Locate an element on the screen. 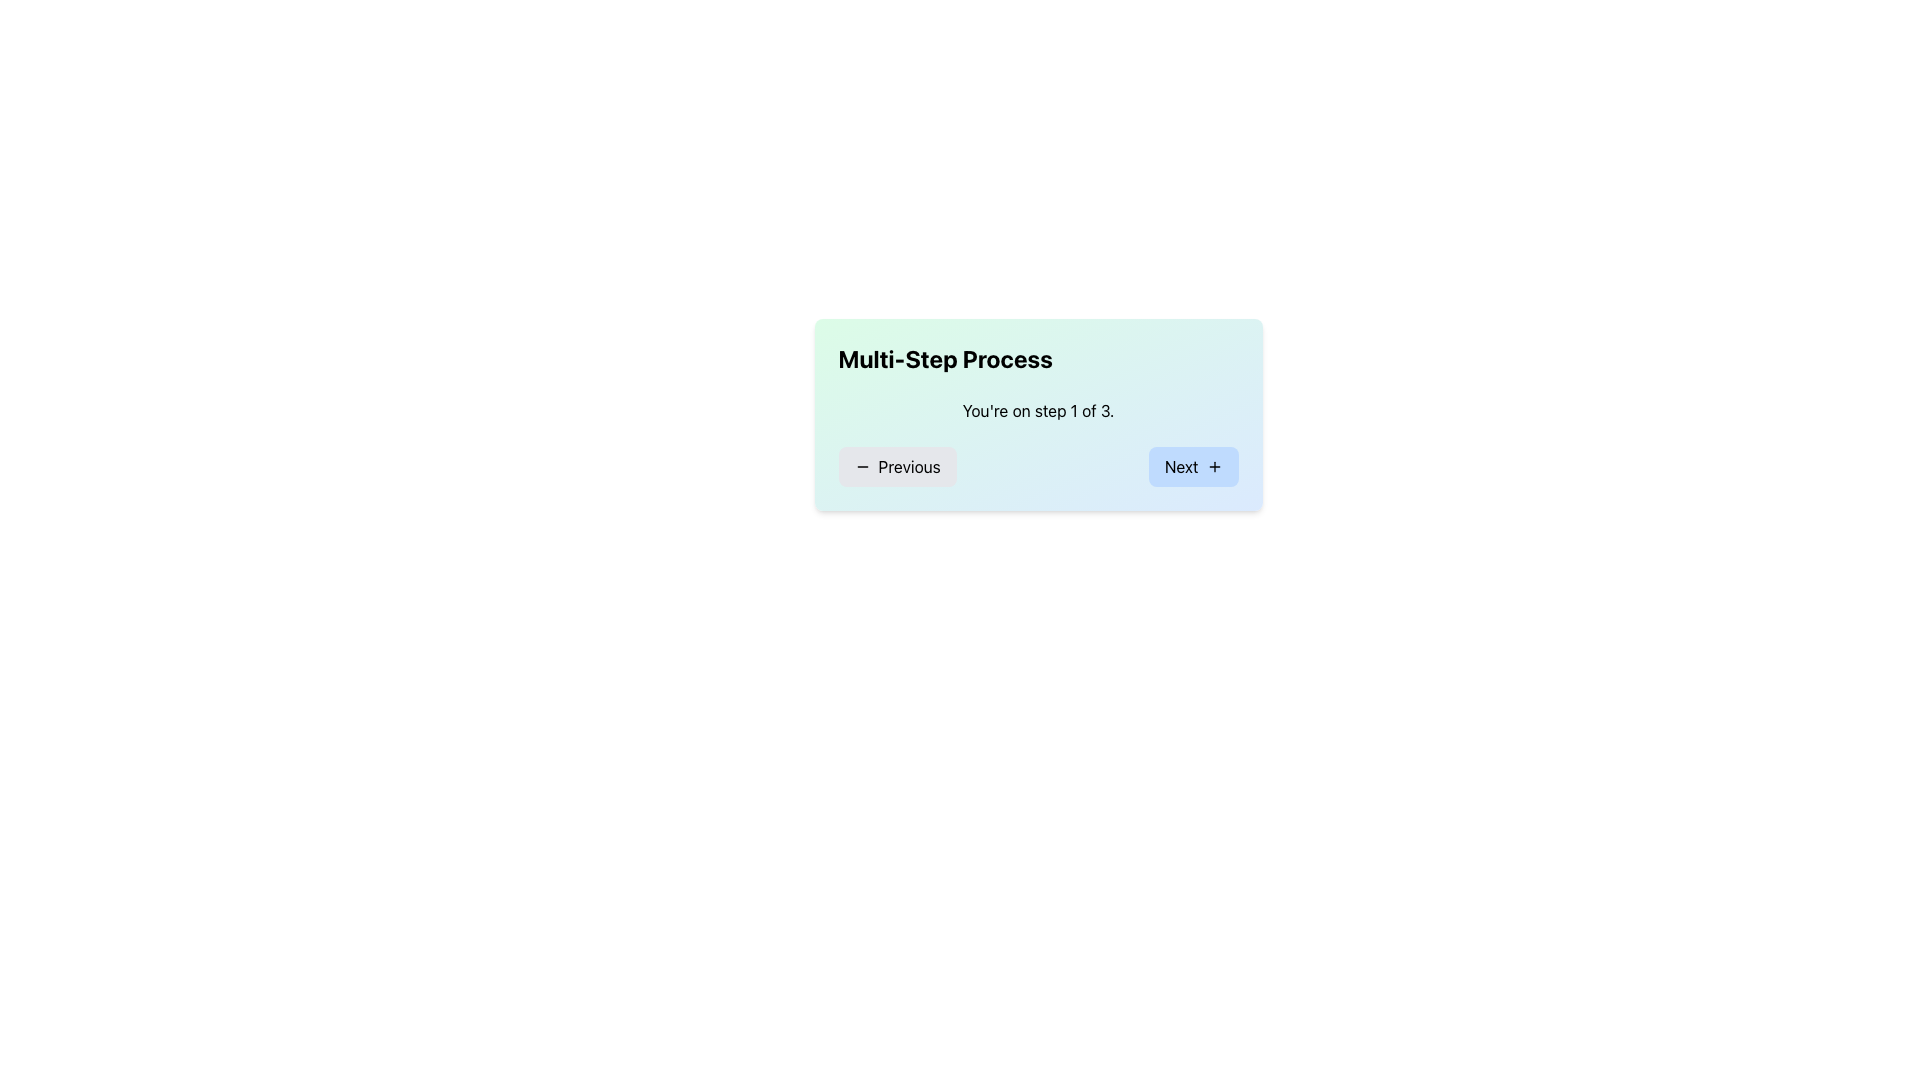 The width and height of the screenshot is (1920, 1080). the plus icon located to the right side of the 'Next' button text at the bottom-right corner of the instructions card is located at coordinates (1213, 466).